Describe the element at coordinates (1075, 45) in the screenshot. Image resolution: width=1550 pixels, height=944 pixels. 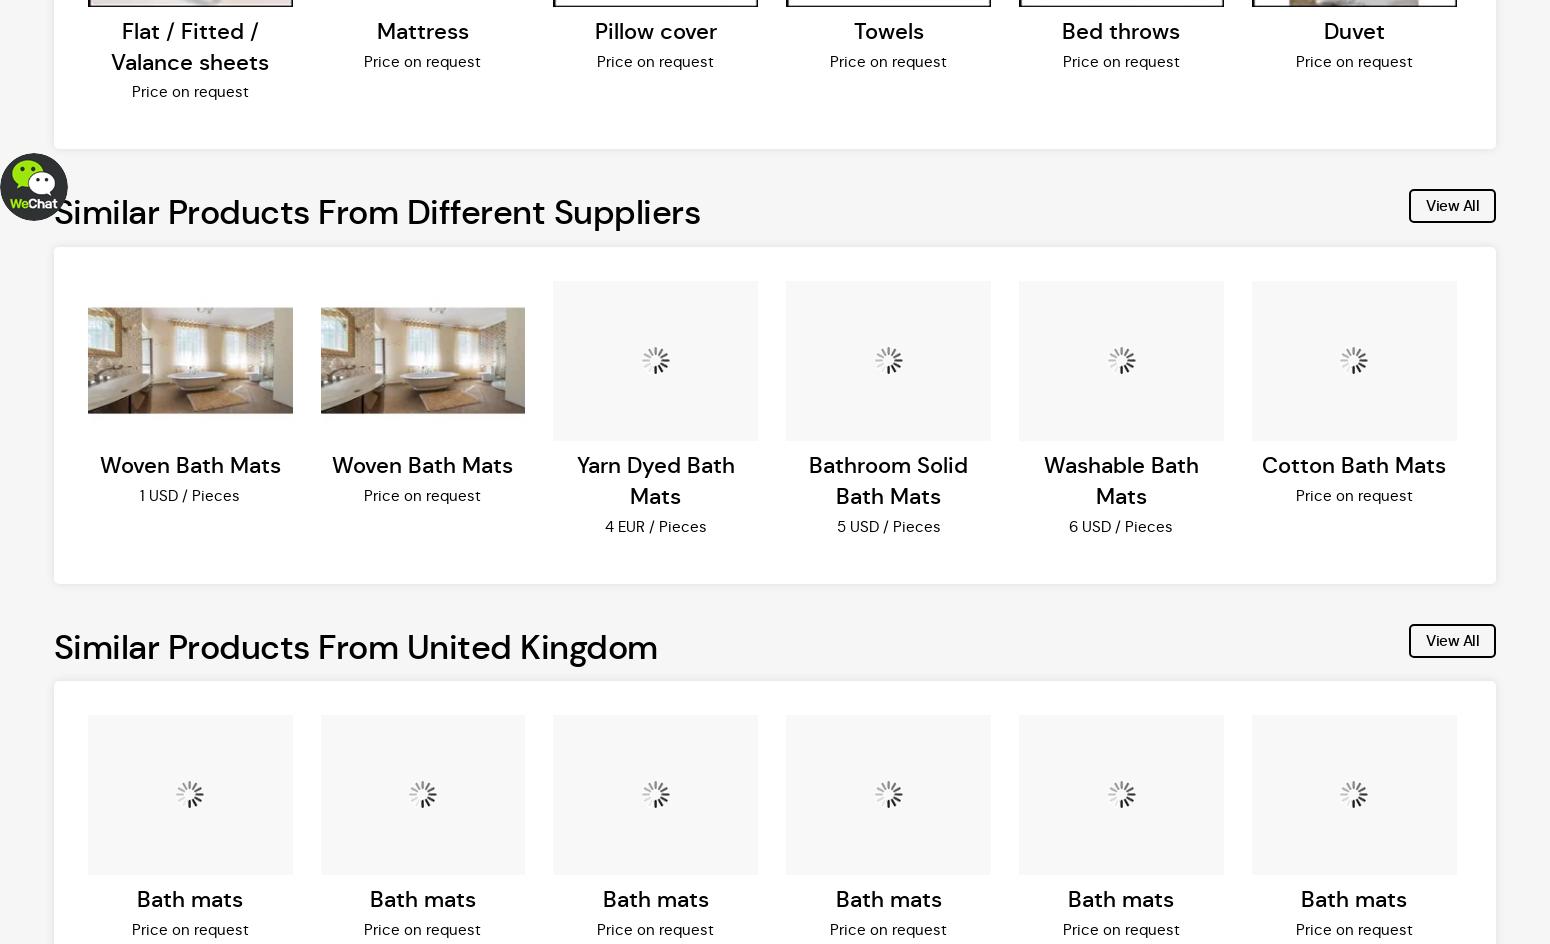
I see `'Accessories & Equipments'` at that location.